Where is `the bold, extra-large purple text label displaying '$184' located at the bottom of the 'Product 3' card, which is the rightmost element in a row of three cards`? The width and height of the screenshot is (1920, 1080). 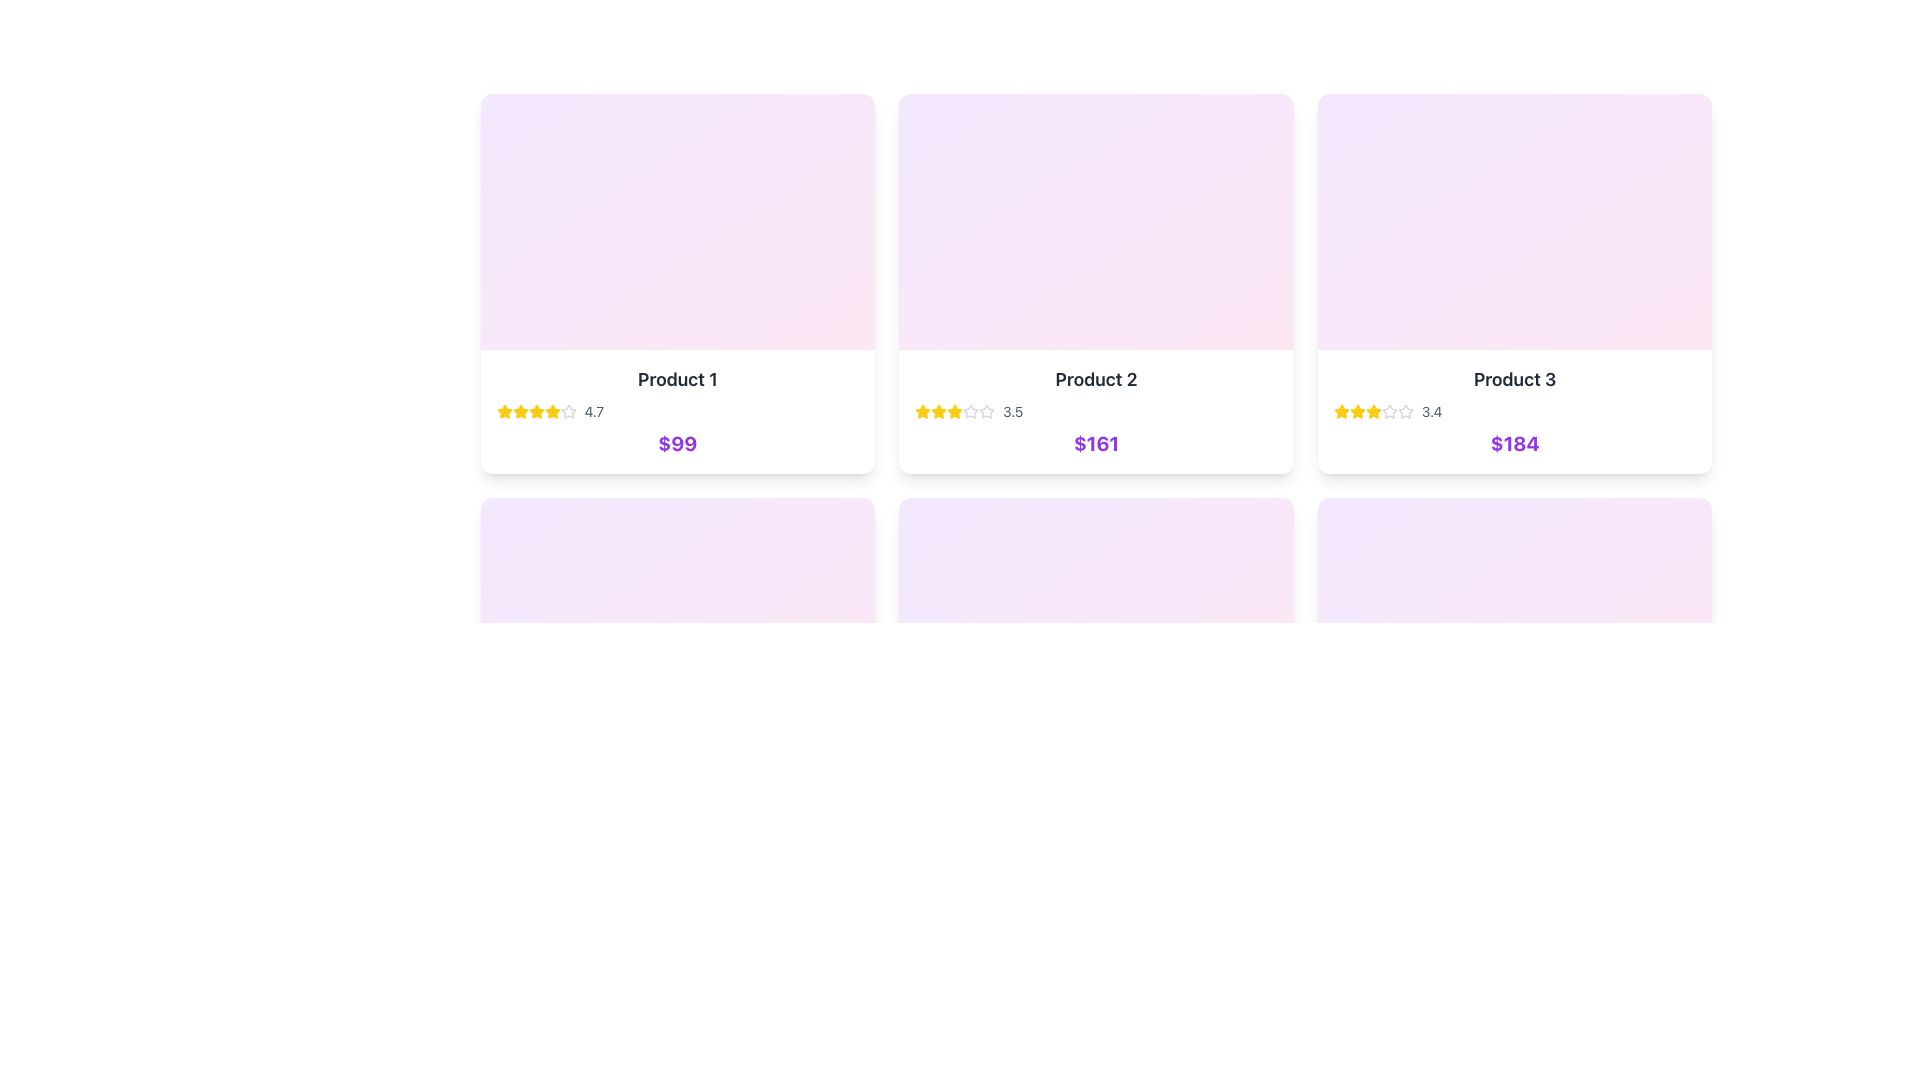 the bold, extra-large purple text label displaying '$184' located at the bottom of the 'Product 3' card, which is the rightmost element in a row of three cards is located at coordinates (1515, 442).